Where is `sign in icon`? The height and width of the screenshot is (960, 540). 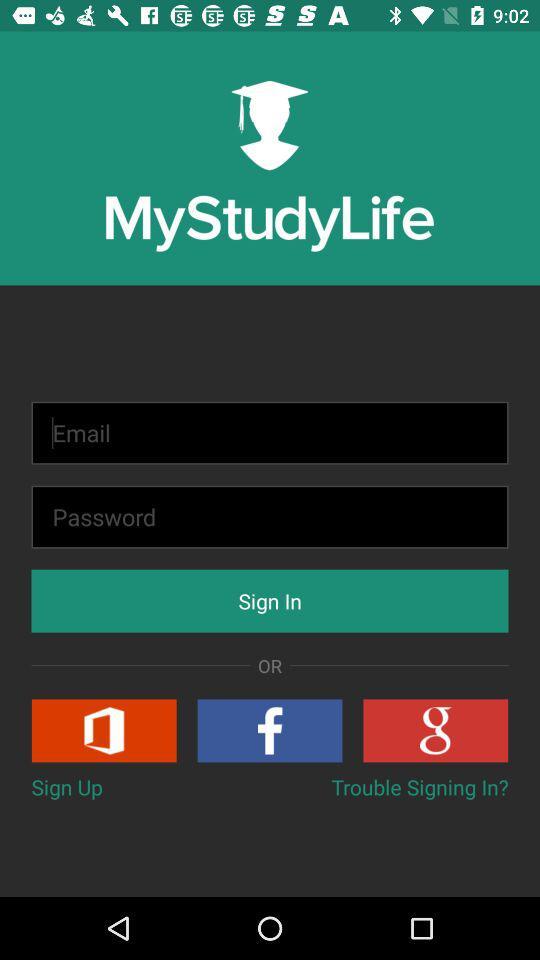
sign in icon is located at coordinates (270, 600).